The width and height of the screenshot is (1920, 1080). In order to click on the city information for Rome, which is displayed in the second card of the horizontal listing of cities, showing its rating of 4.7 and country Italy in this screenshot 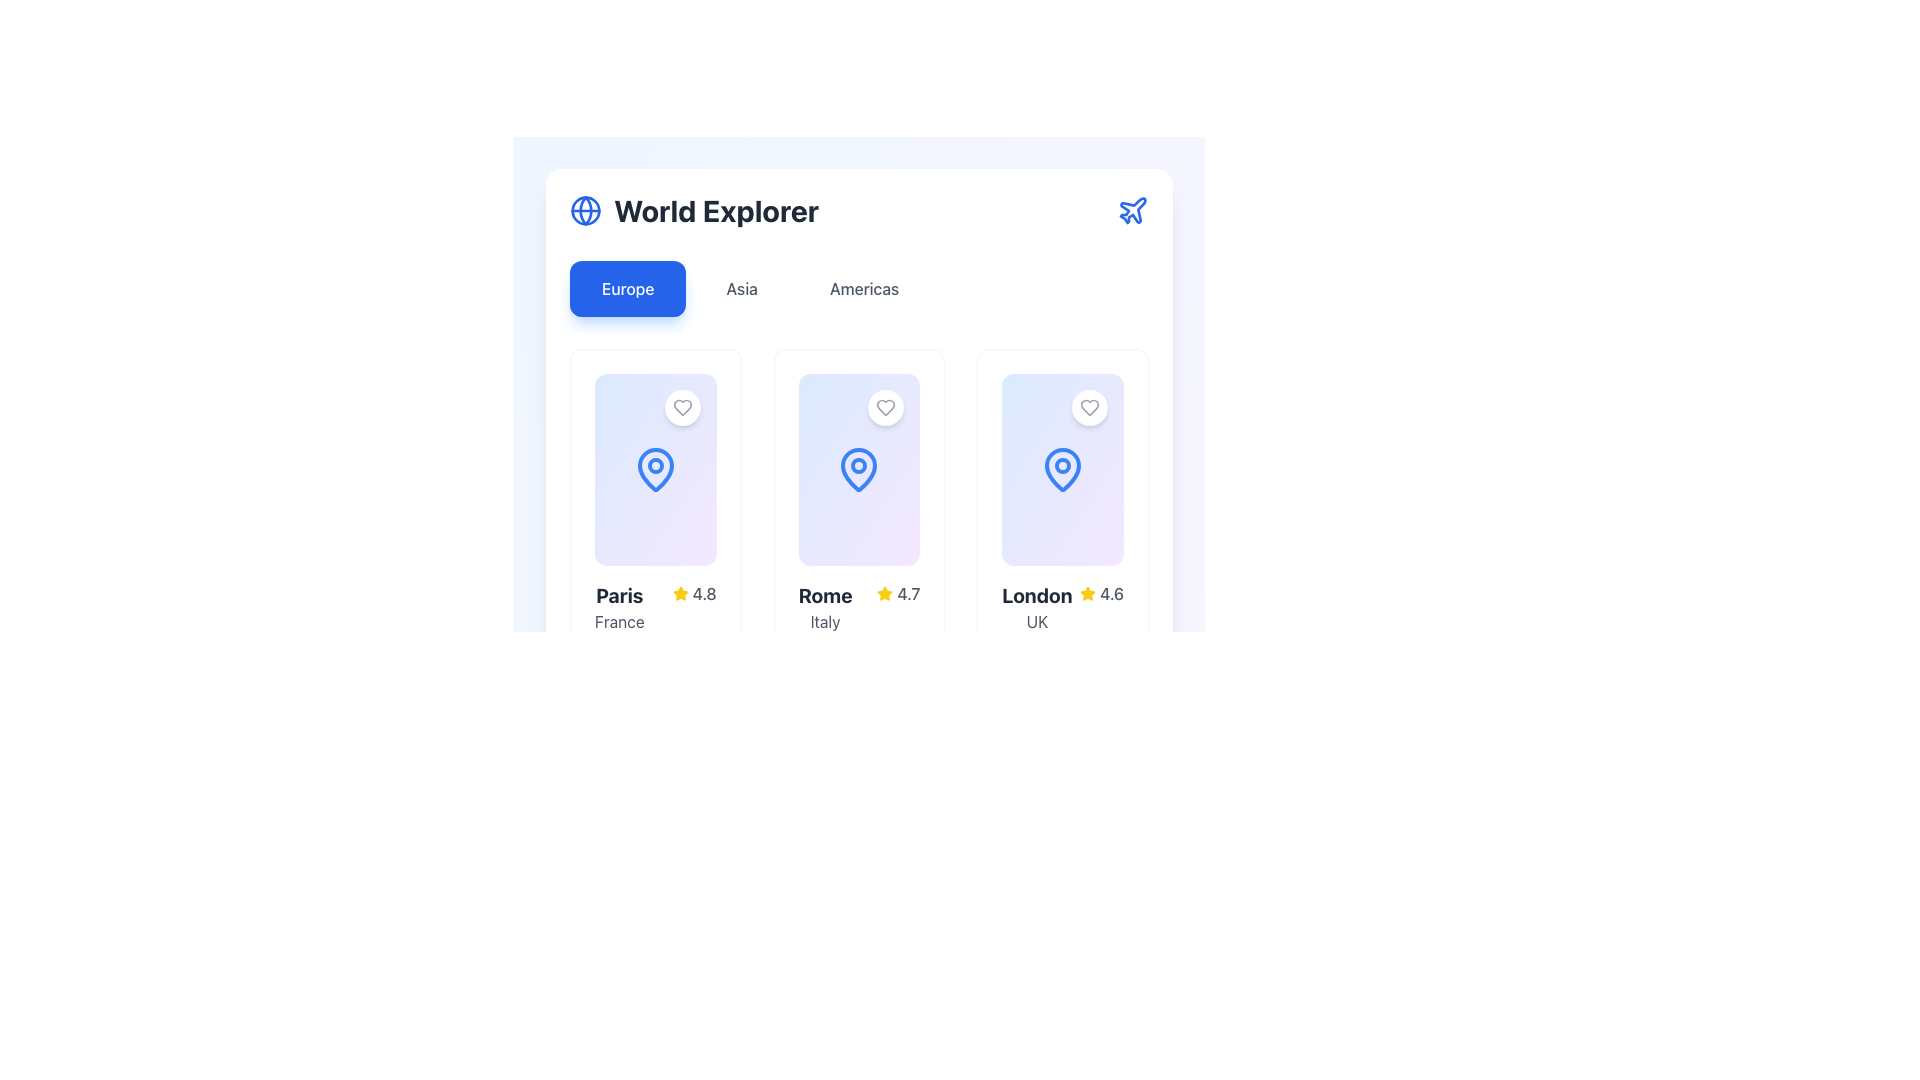, I will do `click(859, 607)`.